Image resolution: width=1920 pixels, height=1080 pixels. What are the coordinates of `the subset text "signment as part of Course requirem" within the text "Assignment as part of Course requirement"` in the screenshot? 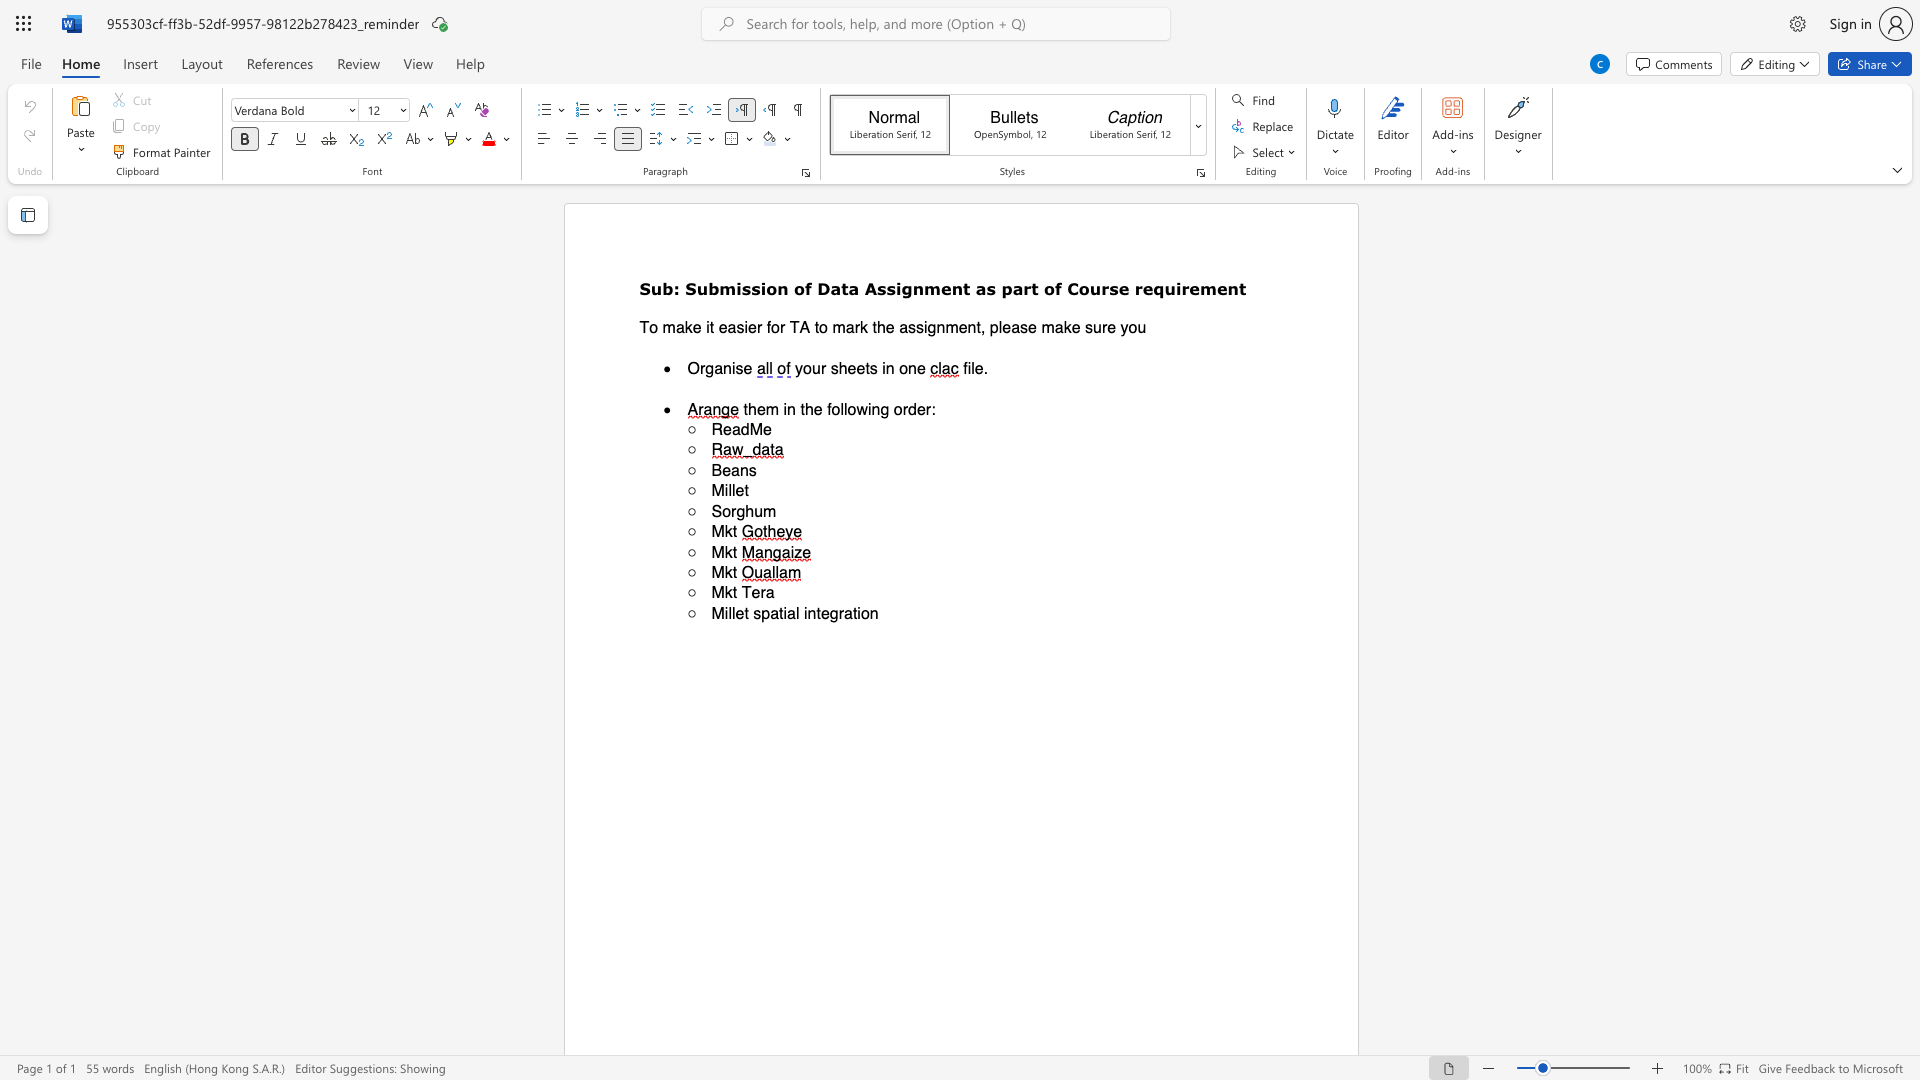 It's located at (885, 288).